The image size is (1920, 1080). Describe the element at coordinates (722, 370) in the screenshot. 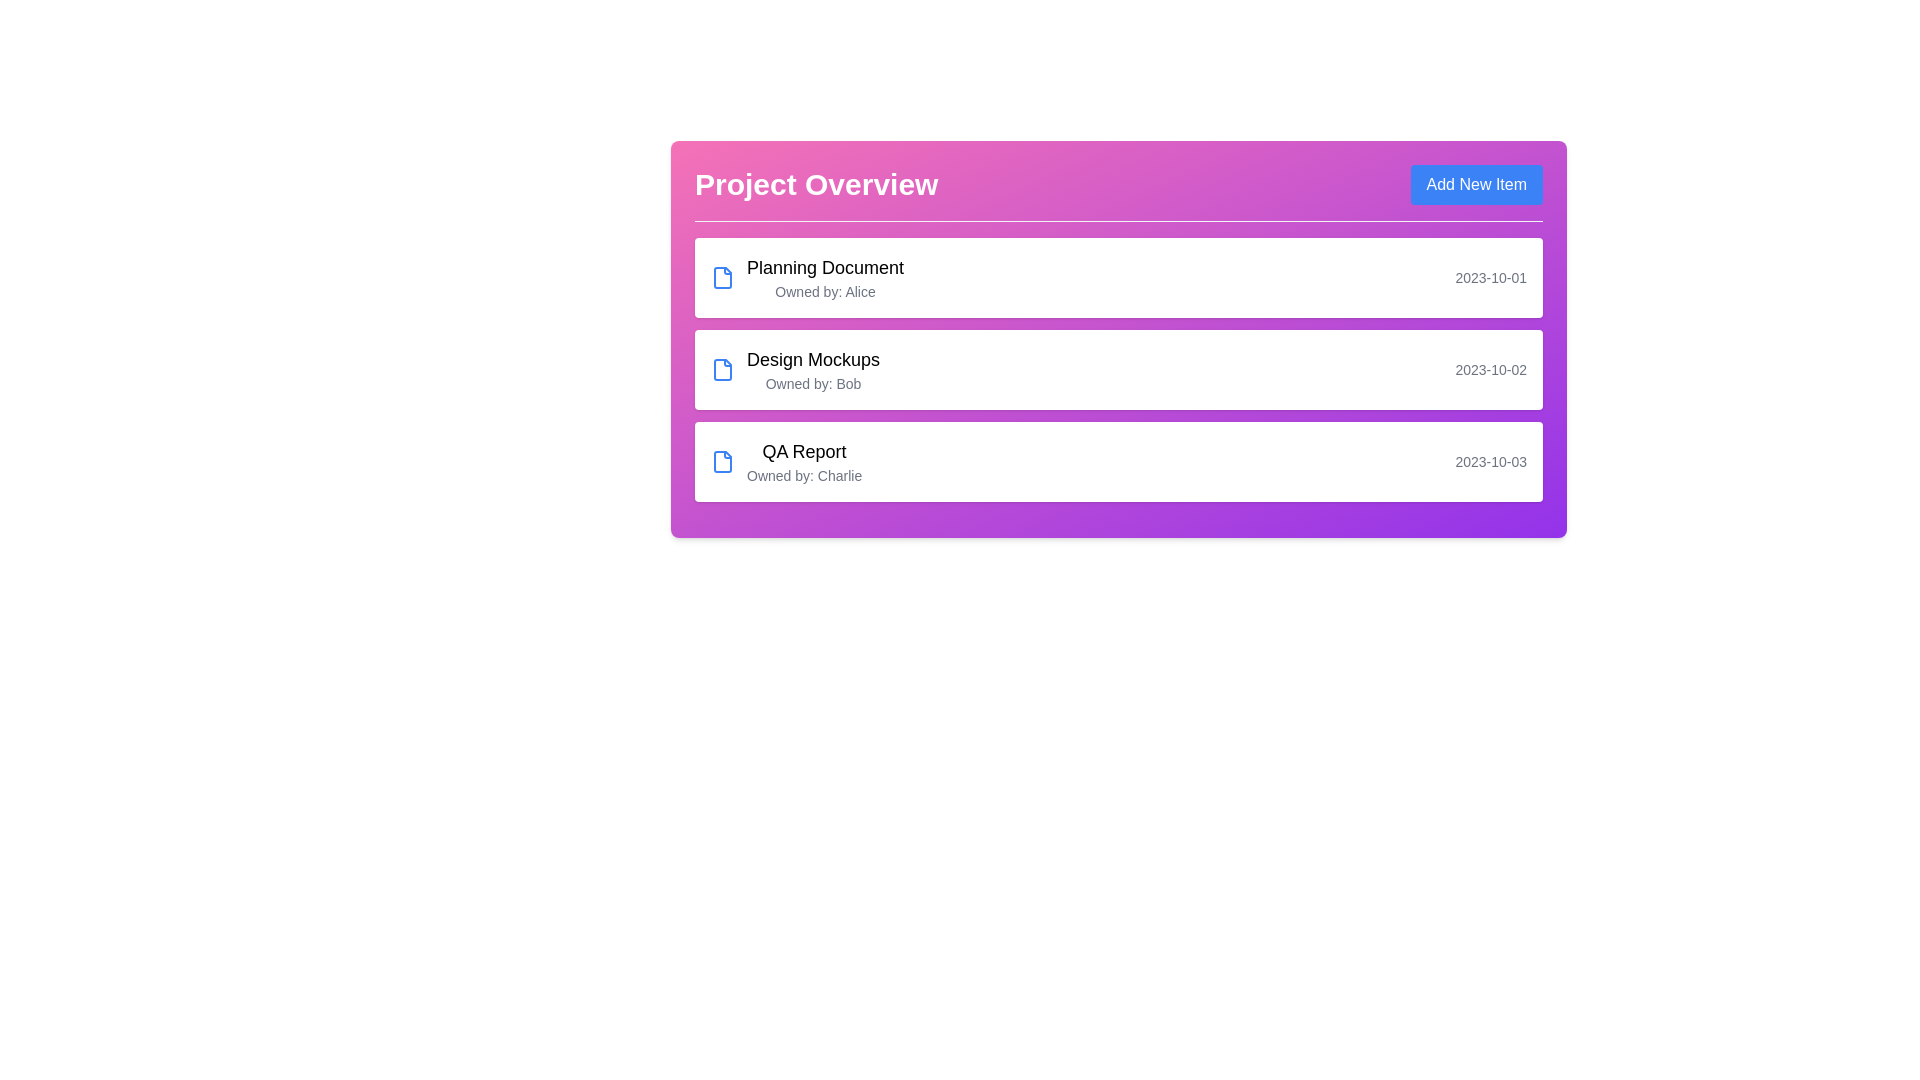

I see `the document icon in the second row of the 'Project Overview' list` at that location.